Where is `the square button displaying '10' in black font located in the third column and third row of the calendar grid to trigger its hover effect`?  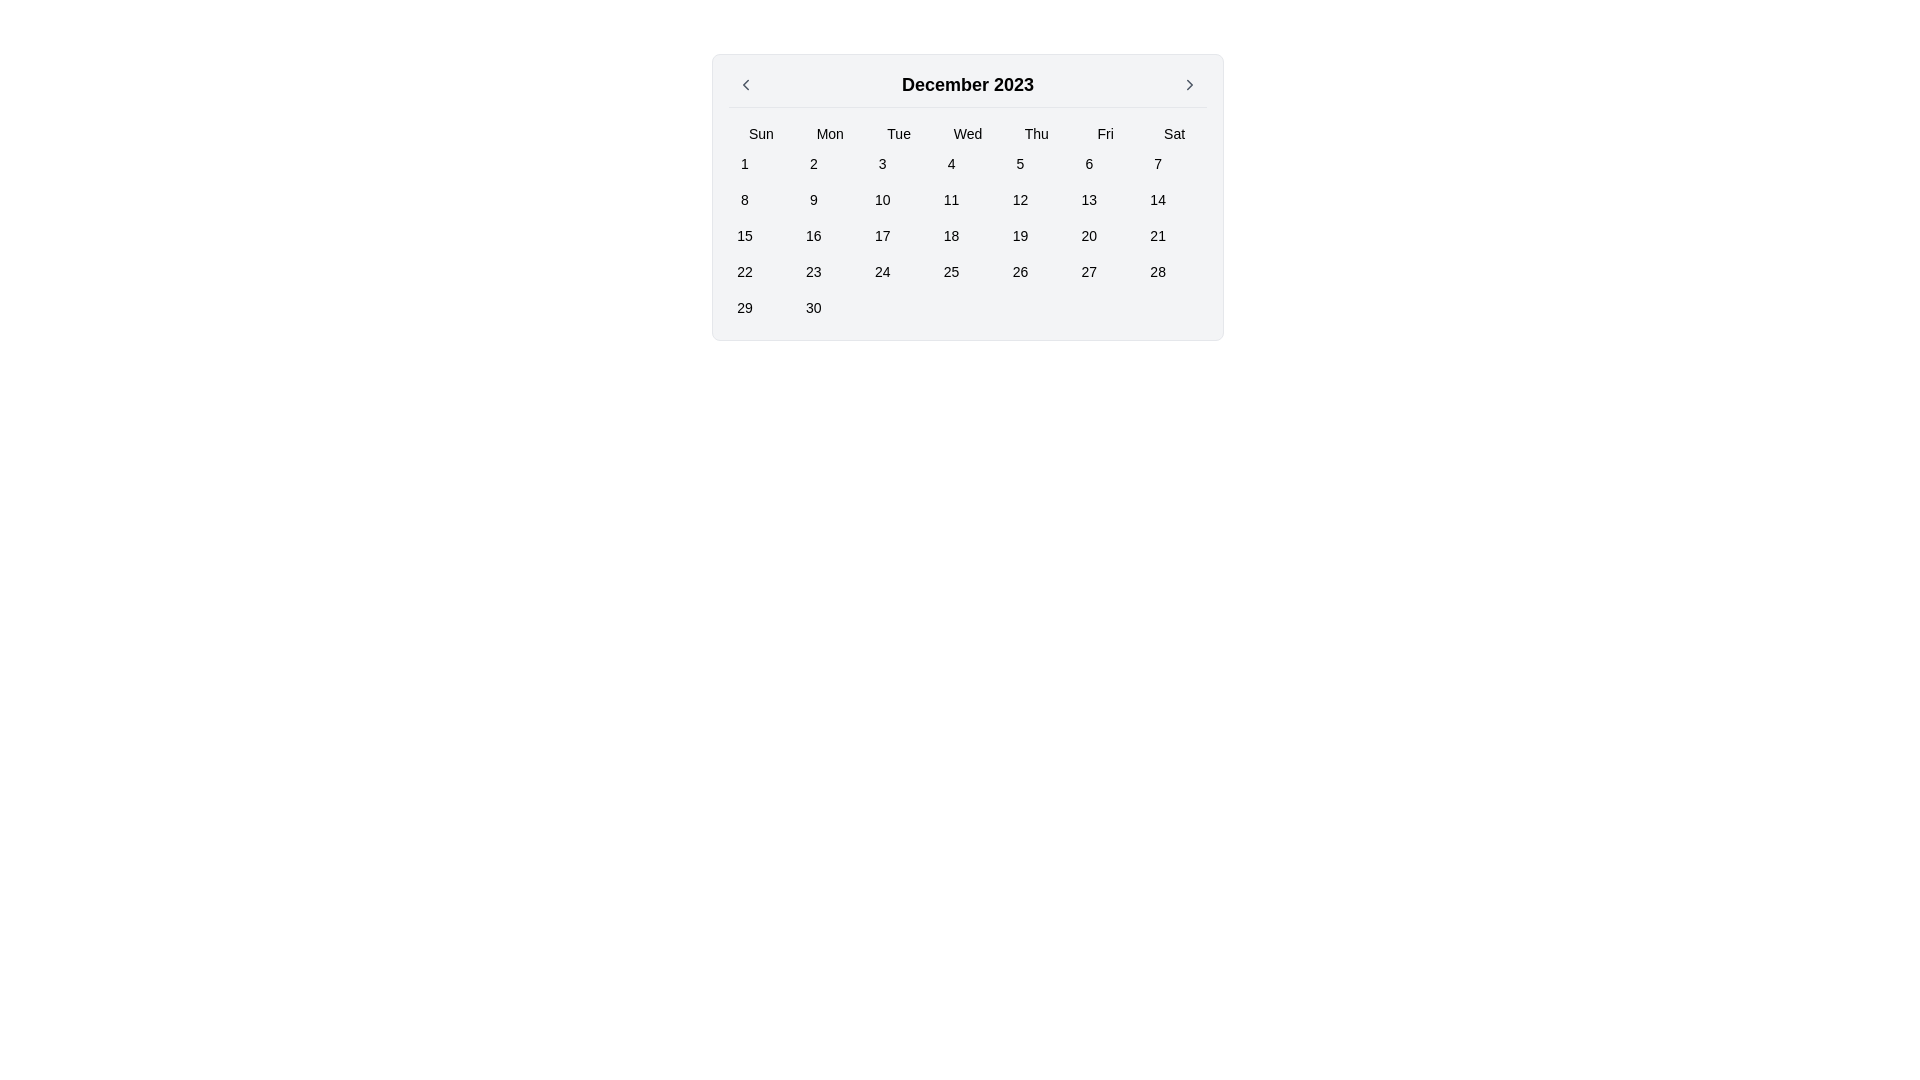
the square button displaying '10' in black font located in the third column and third row of the calendar grid to trigger its hover effect is located at coordinates (881, 200).